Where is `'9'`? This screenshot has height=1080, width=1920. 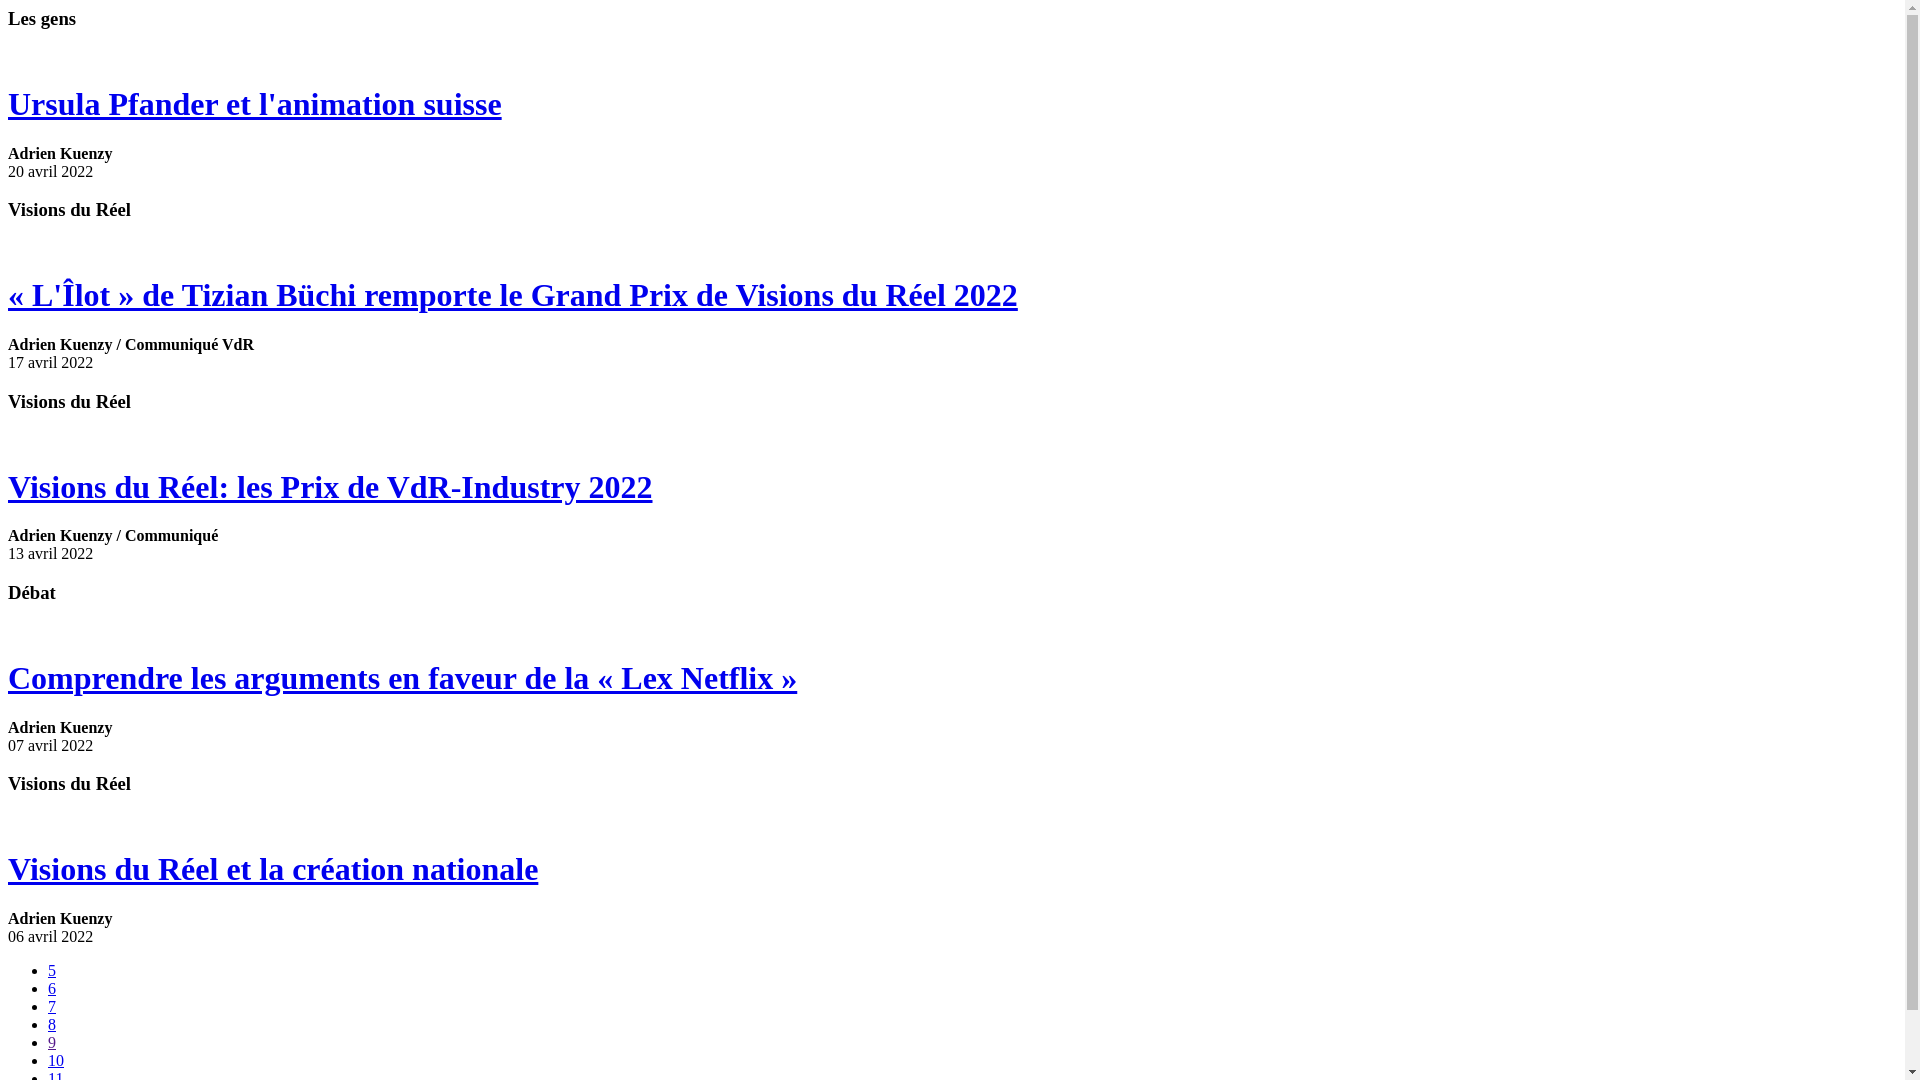
'9' is located at coordinates (52, 1041).